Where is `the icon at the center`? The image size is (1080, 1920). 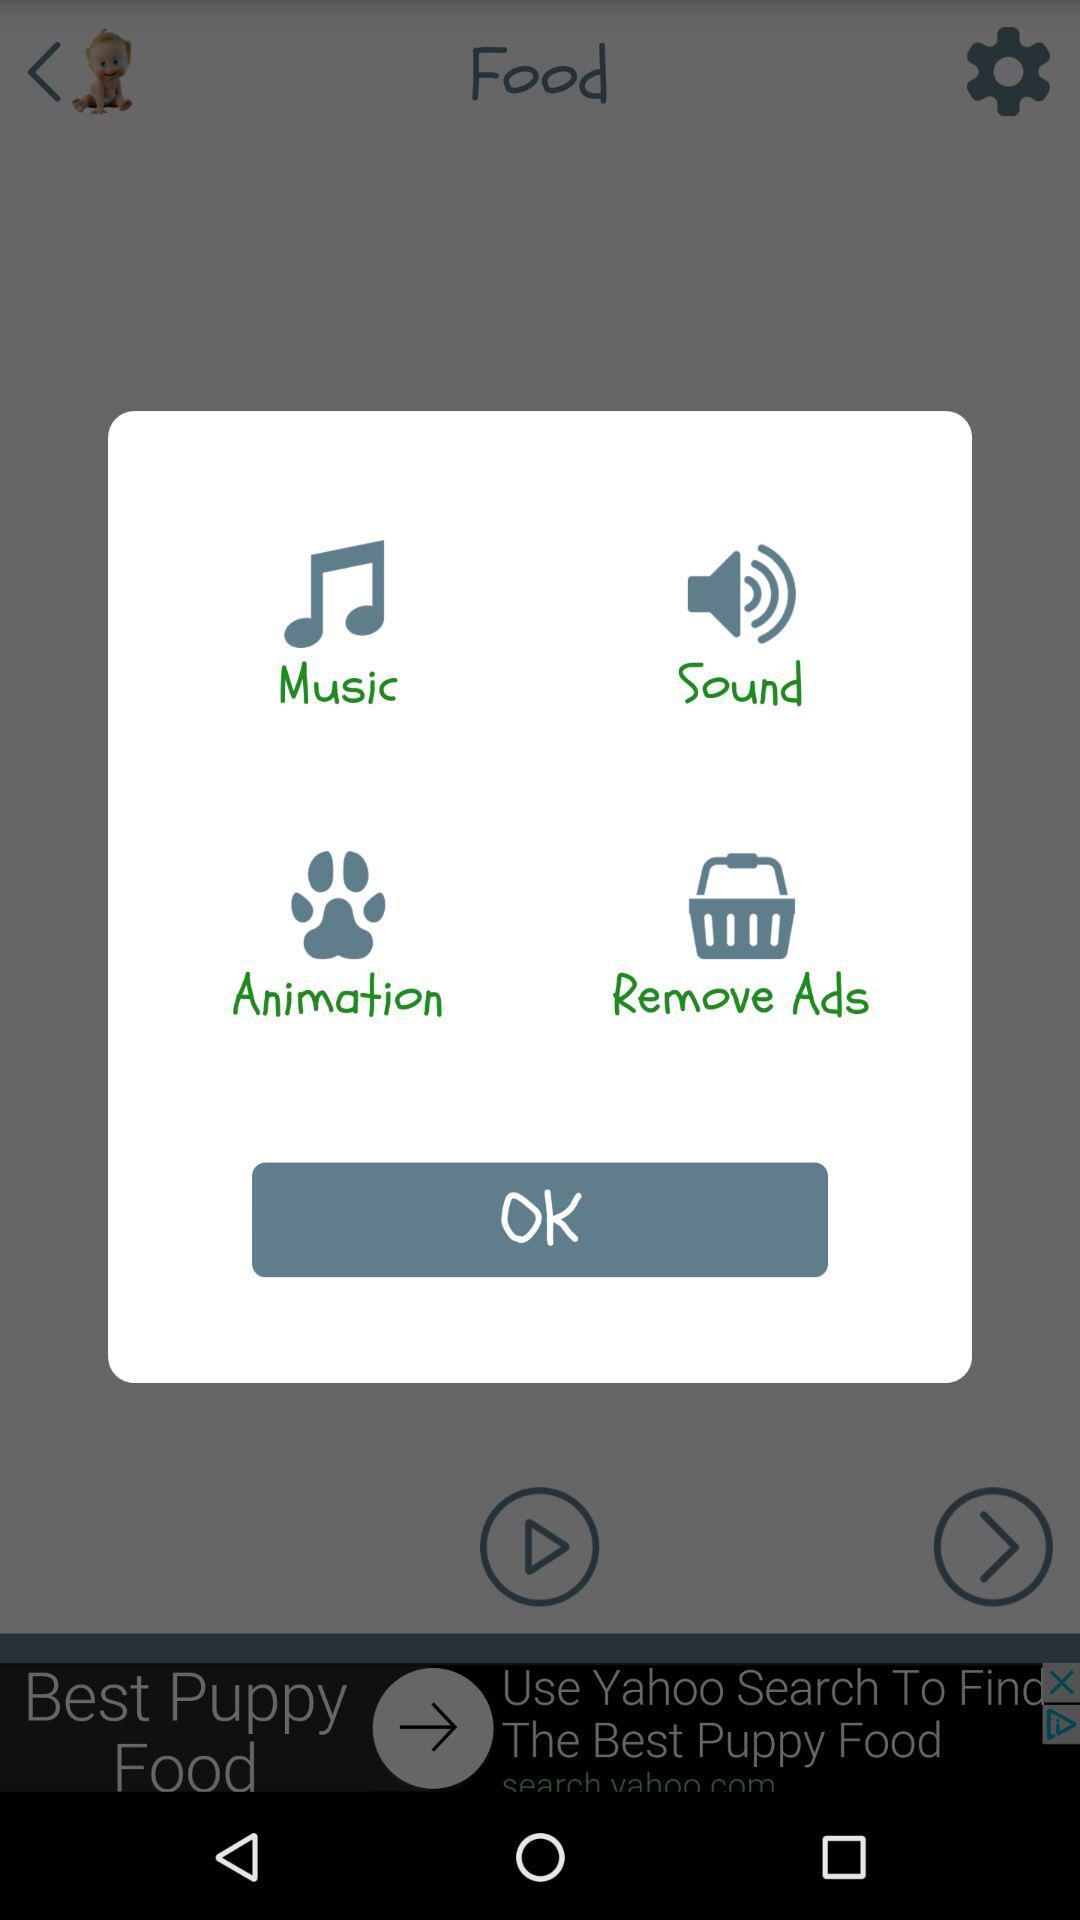
the icon at the center is located at coordinates (540, 1218).